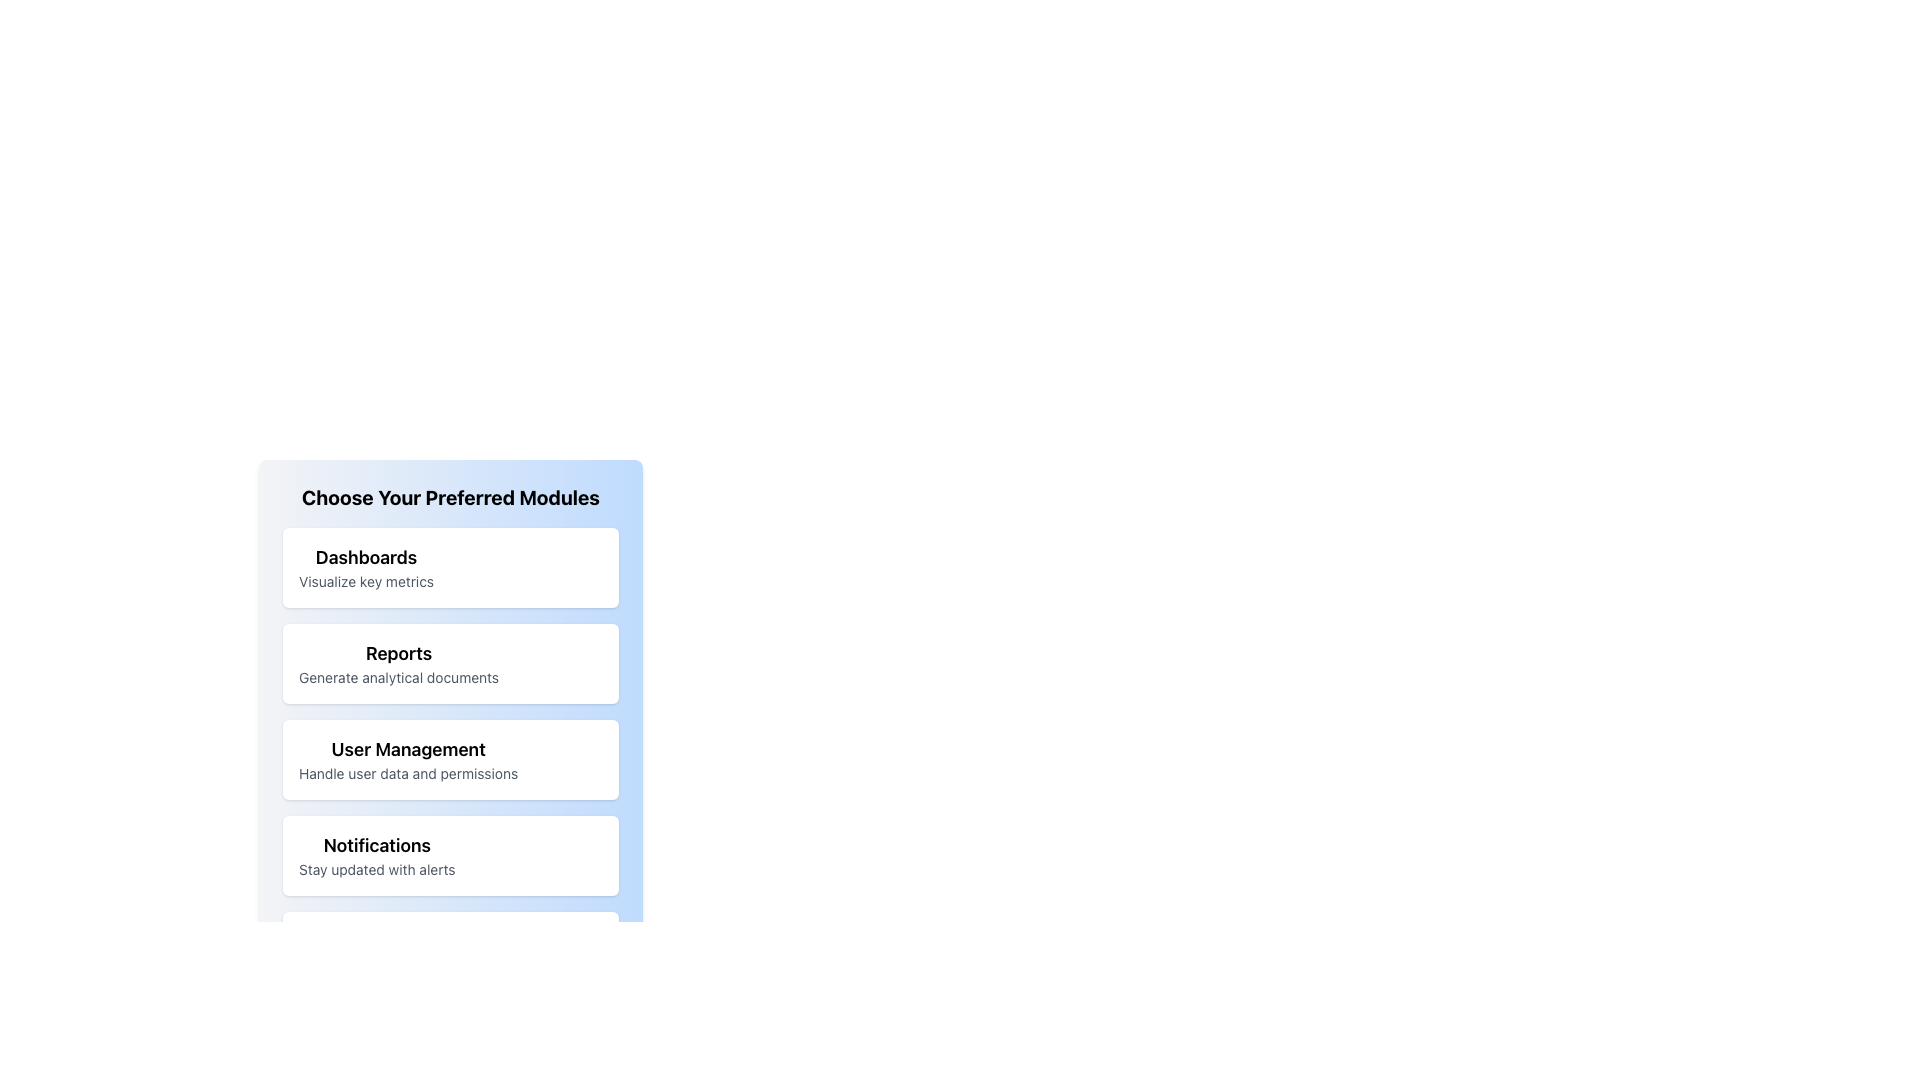 The height and width of the screenshot is (1080, 1920). Describe the element at coordinates (398, 663) in the screenshot. I see `the interactive list item labeled 'Reports'` at that location.